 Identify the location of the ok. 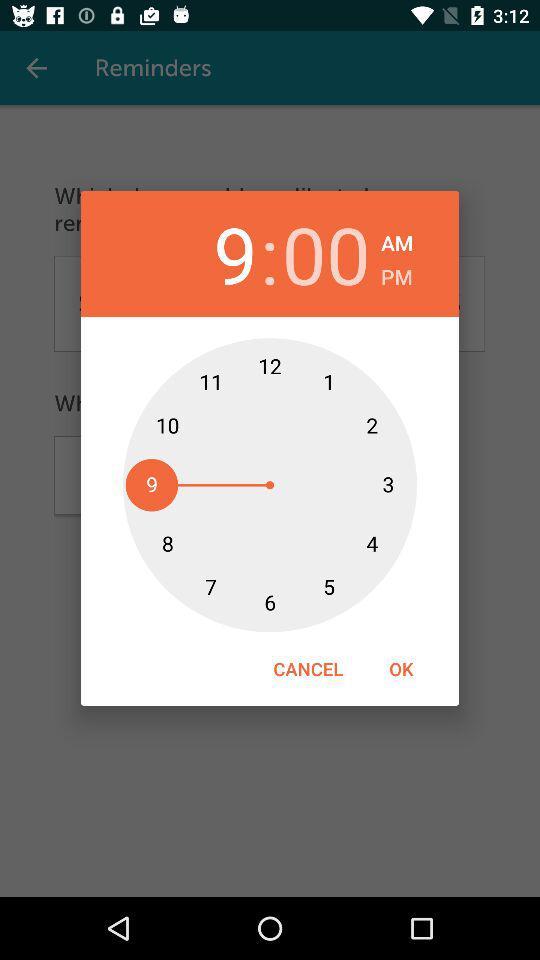
(401, 669).